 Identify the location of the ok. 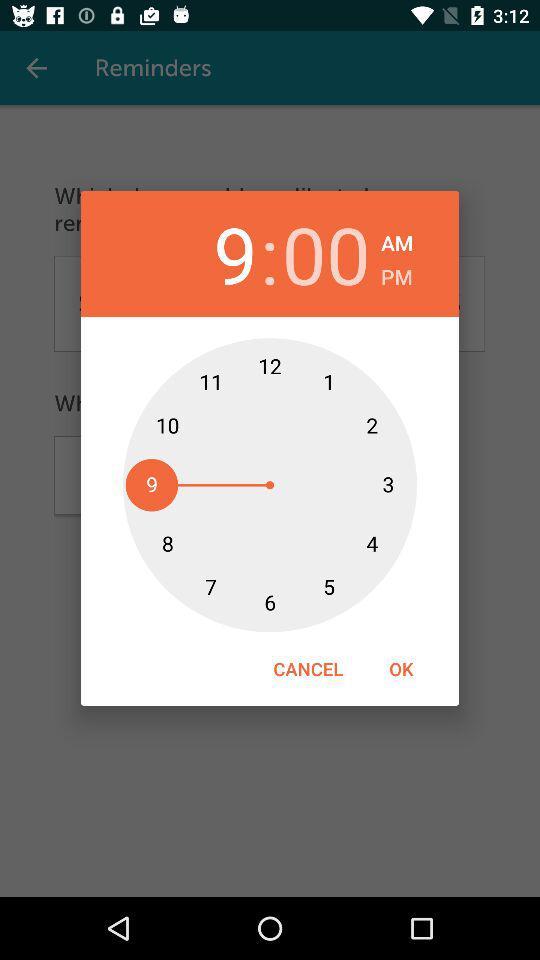
(401, 669).